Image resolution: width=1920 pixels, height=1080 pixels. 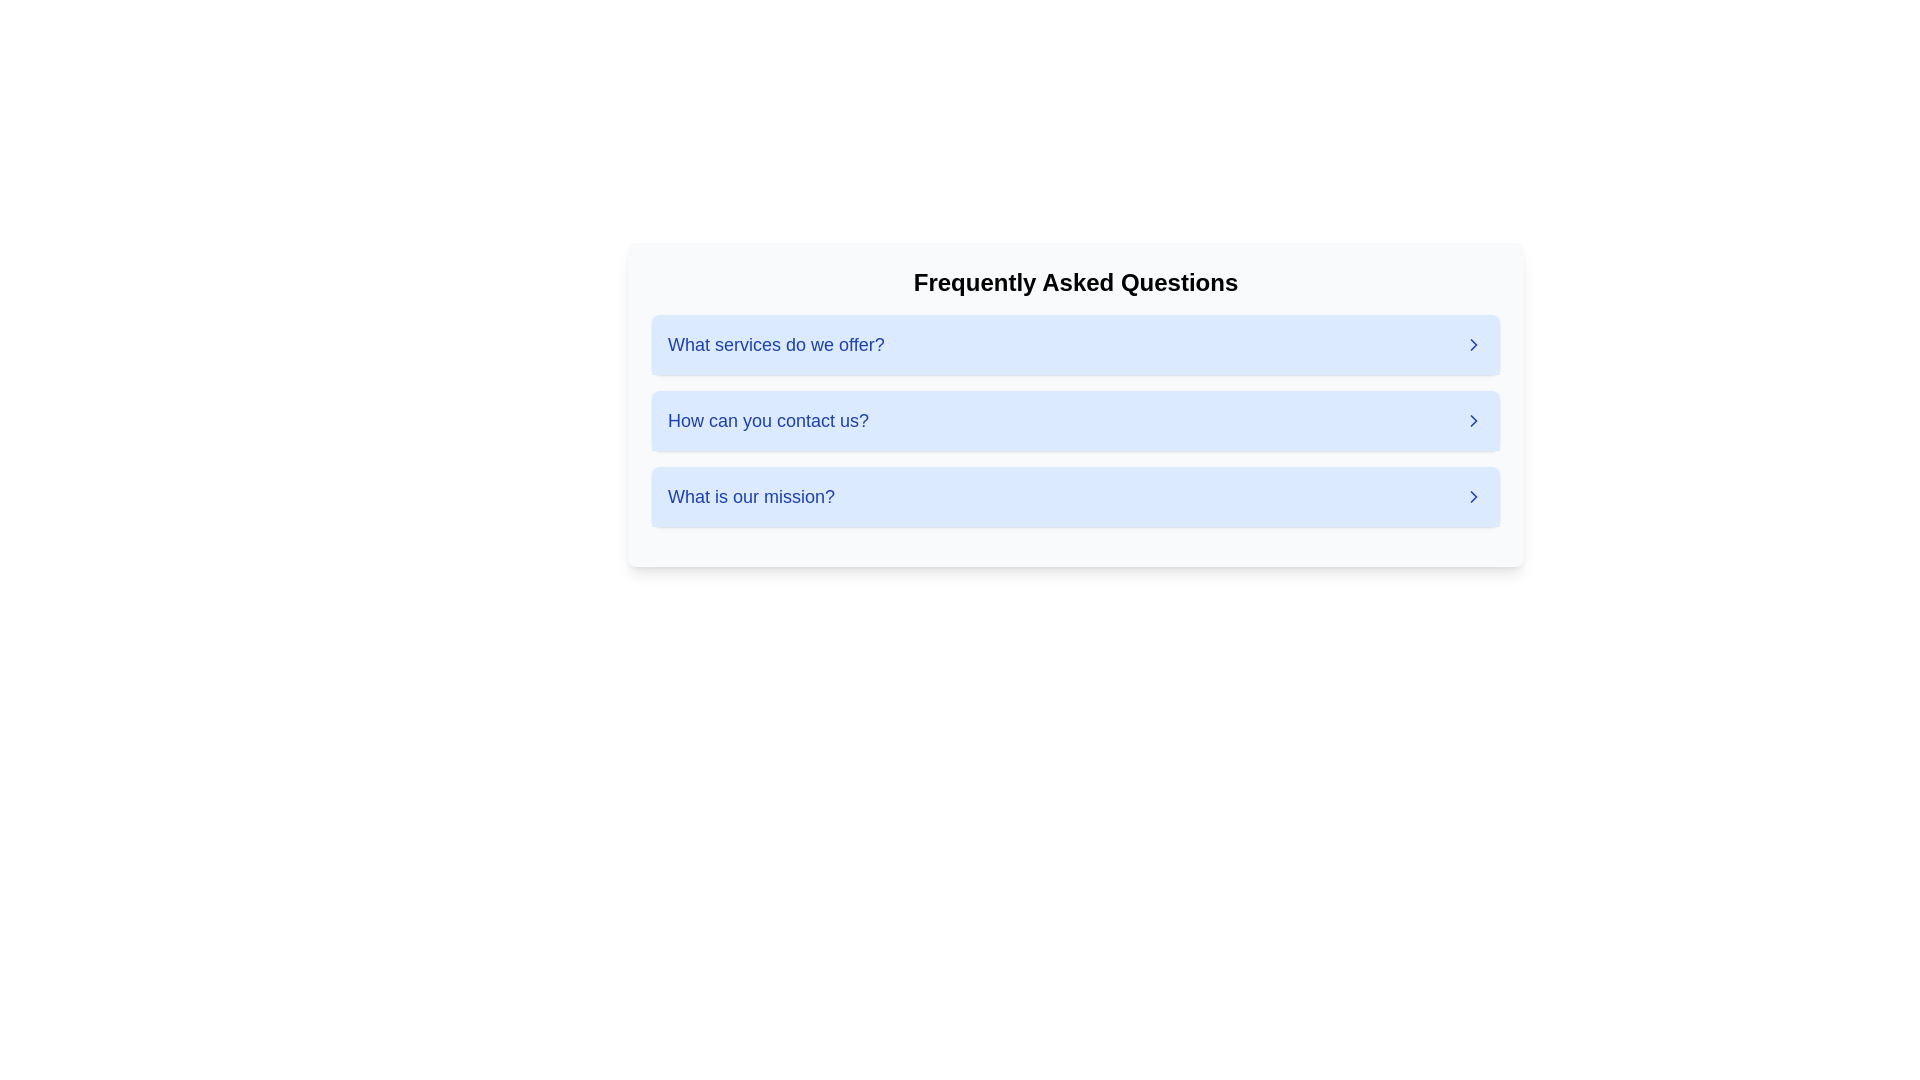 I want to click on the rightward arrow icon outlined against a light blue background, which is positioned at the far-right end of the row containing the text 'How can you contact us?', so click(x=1473, y=419).